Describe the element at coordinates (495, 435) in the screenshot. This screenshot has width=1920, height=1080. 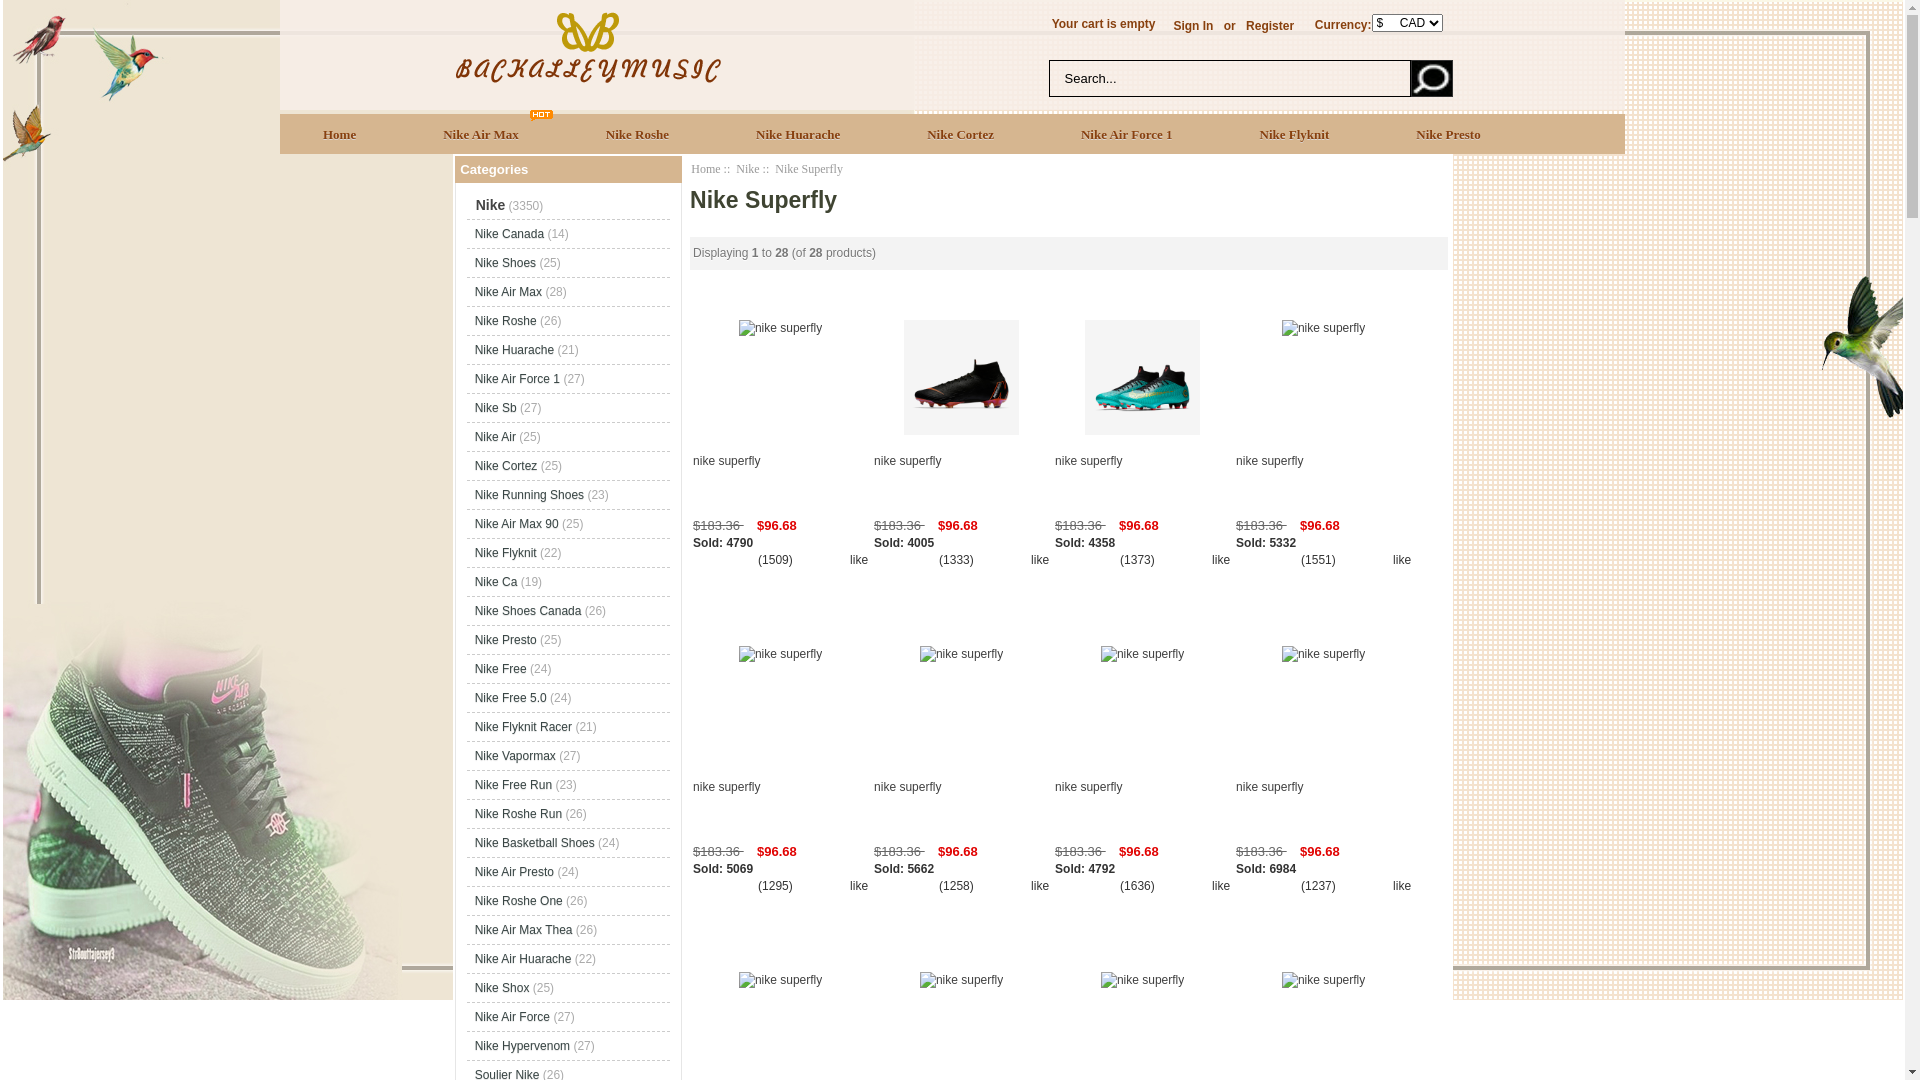
I see `'Nike Air'` at that location.